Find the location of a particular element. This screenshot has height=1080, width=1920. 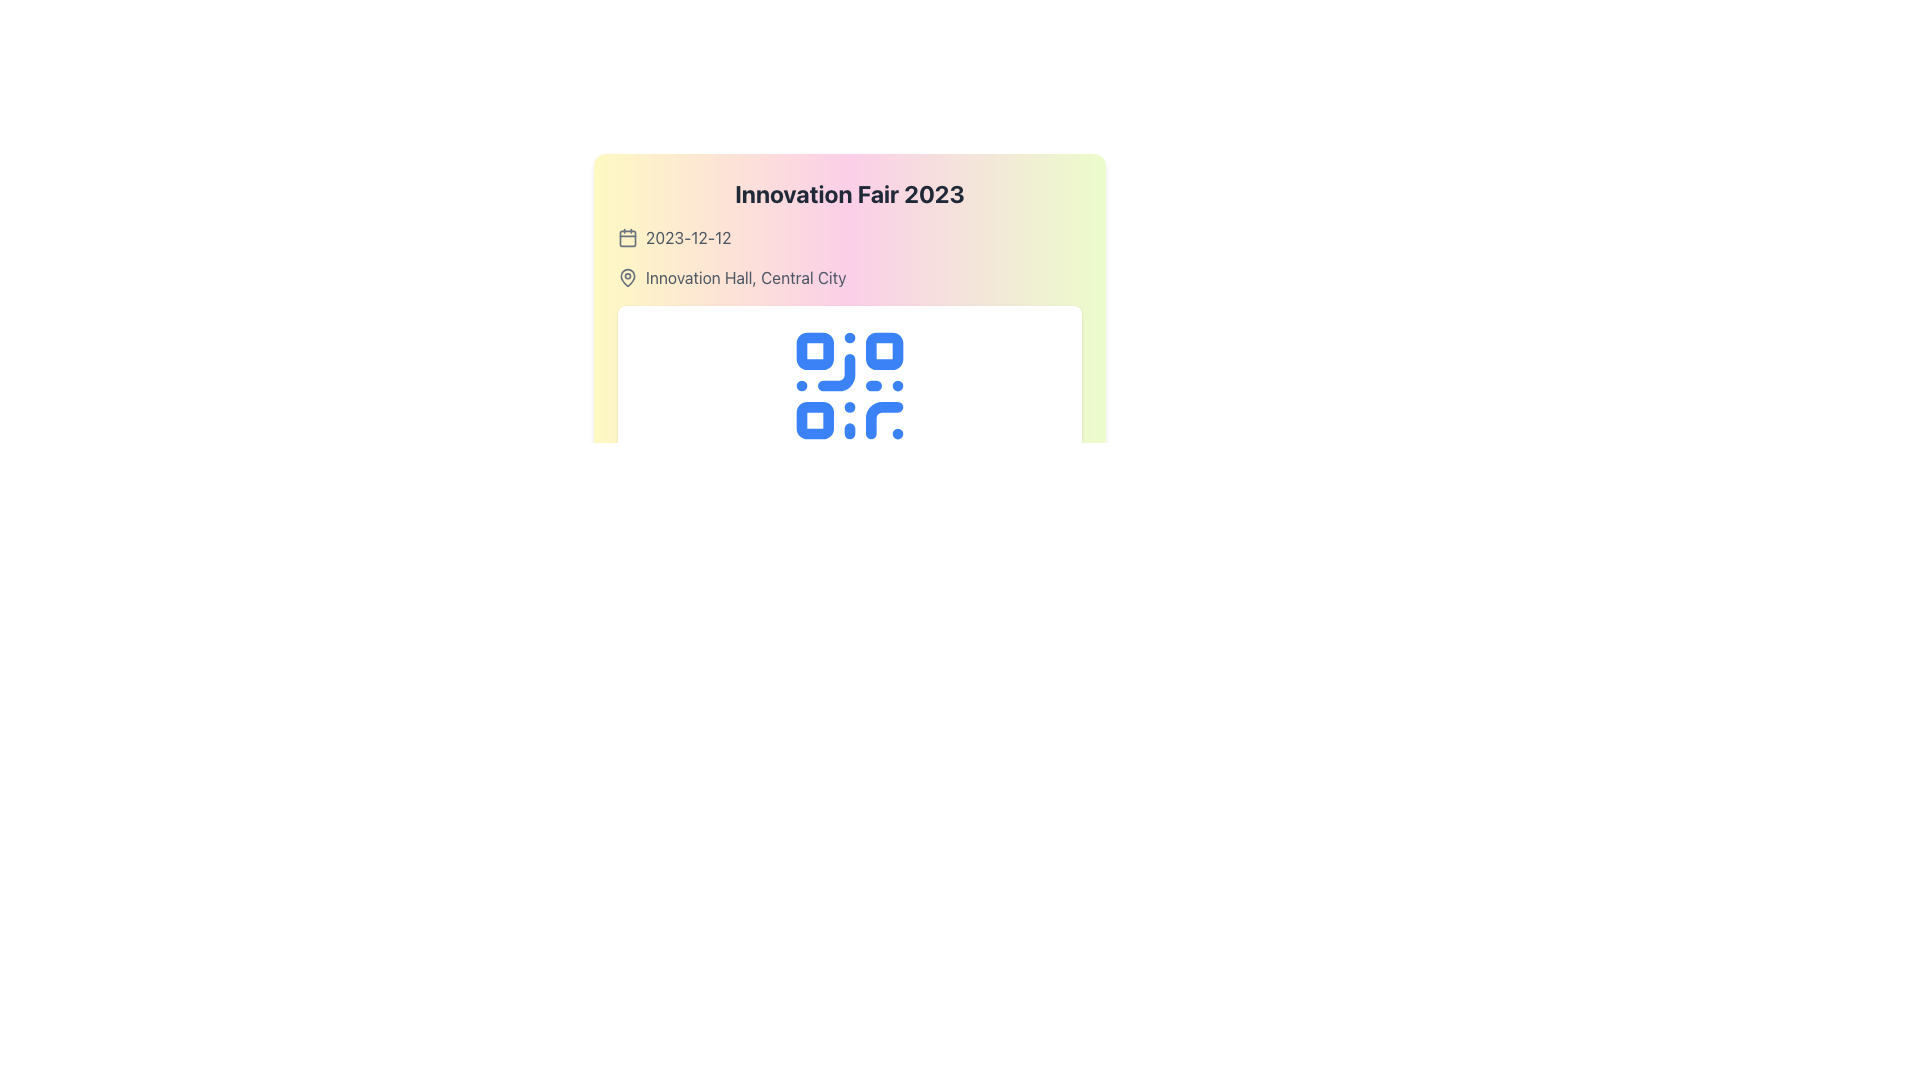

the informational display for the date of the 'Innovation Fair 2023', which is located directly below the title row and above the row displaying 'Innovation Hall, Central City' is located at coordinates (849, 237).